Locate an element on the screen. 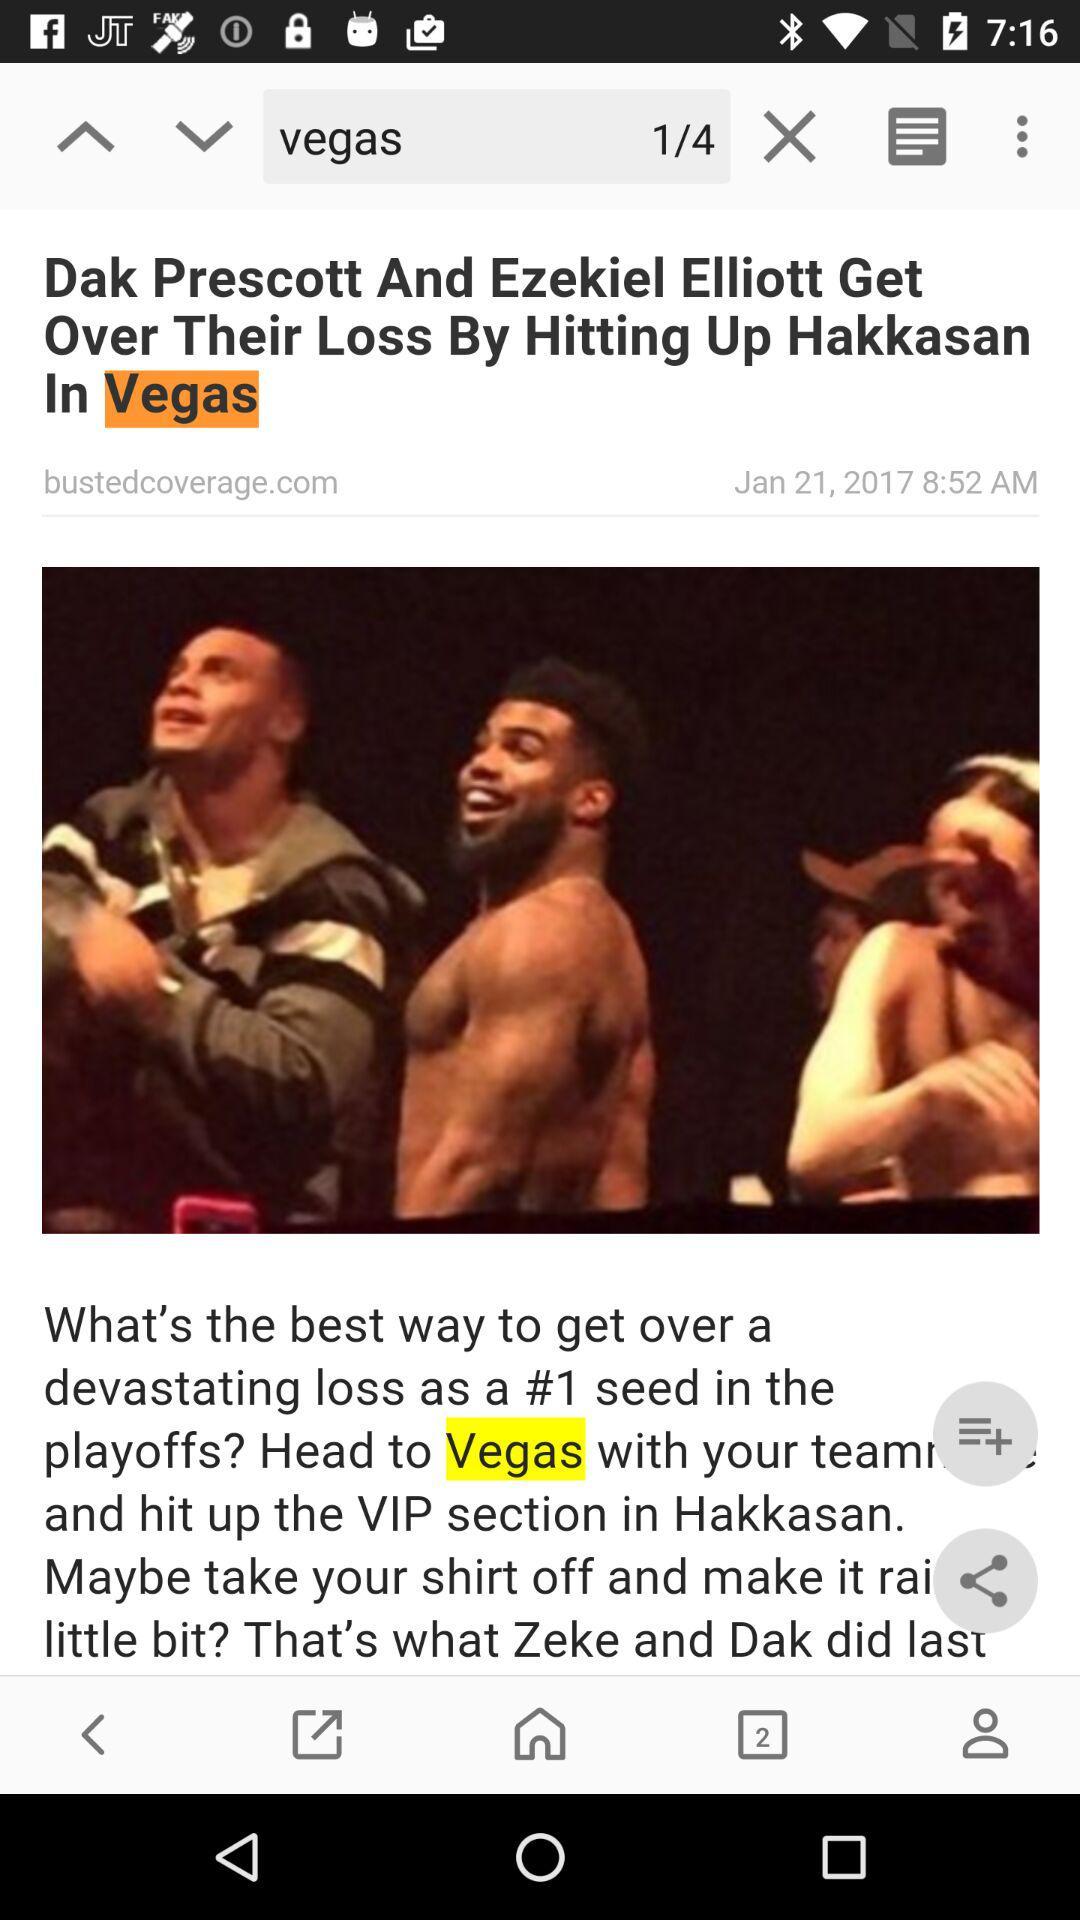  the wallpaper icon is located at coordinates (762, 1733).